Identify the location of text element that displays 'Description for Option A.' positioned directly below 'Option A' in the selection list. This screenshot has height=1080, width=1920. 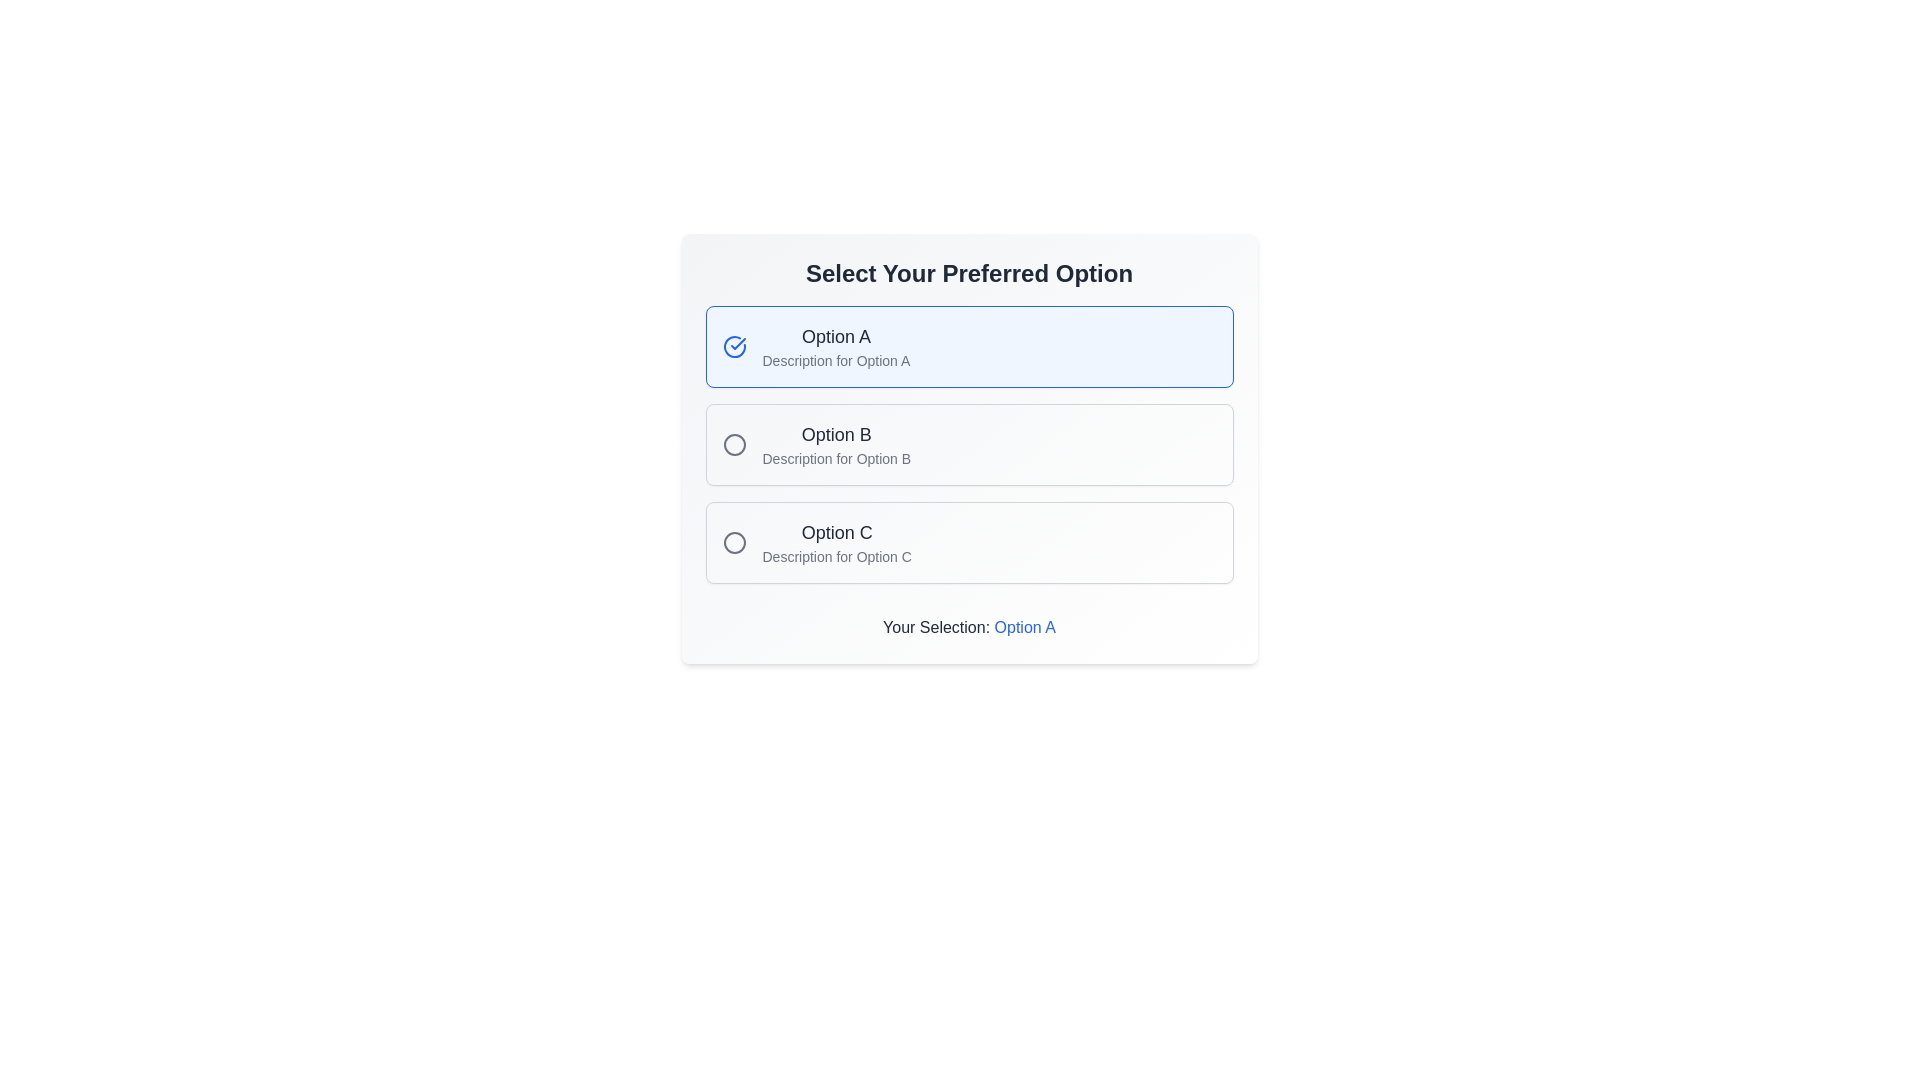
(836, 361).